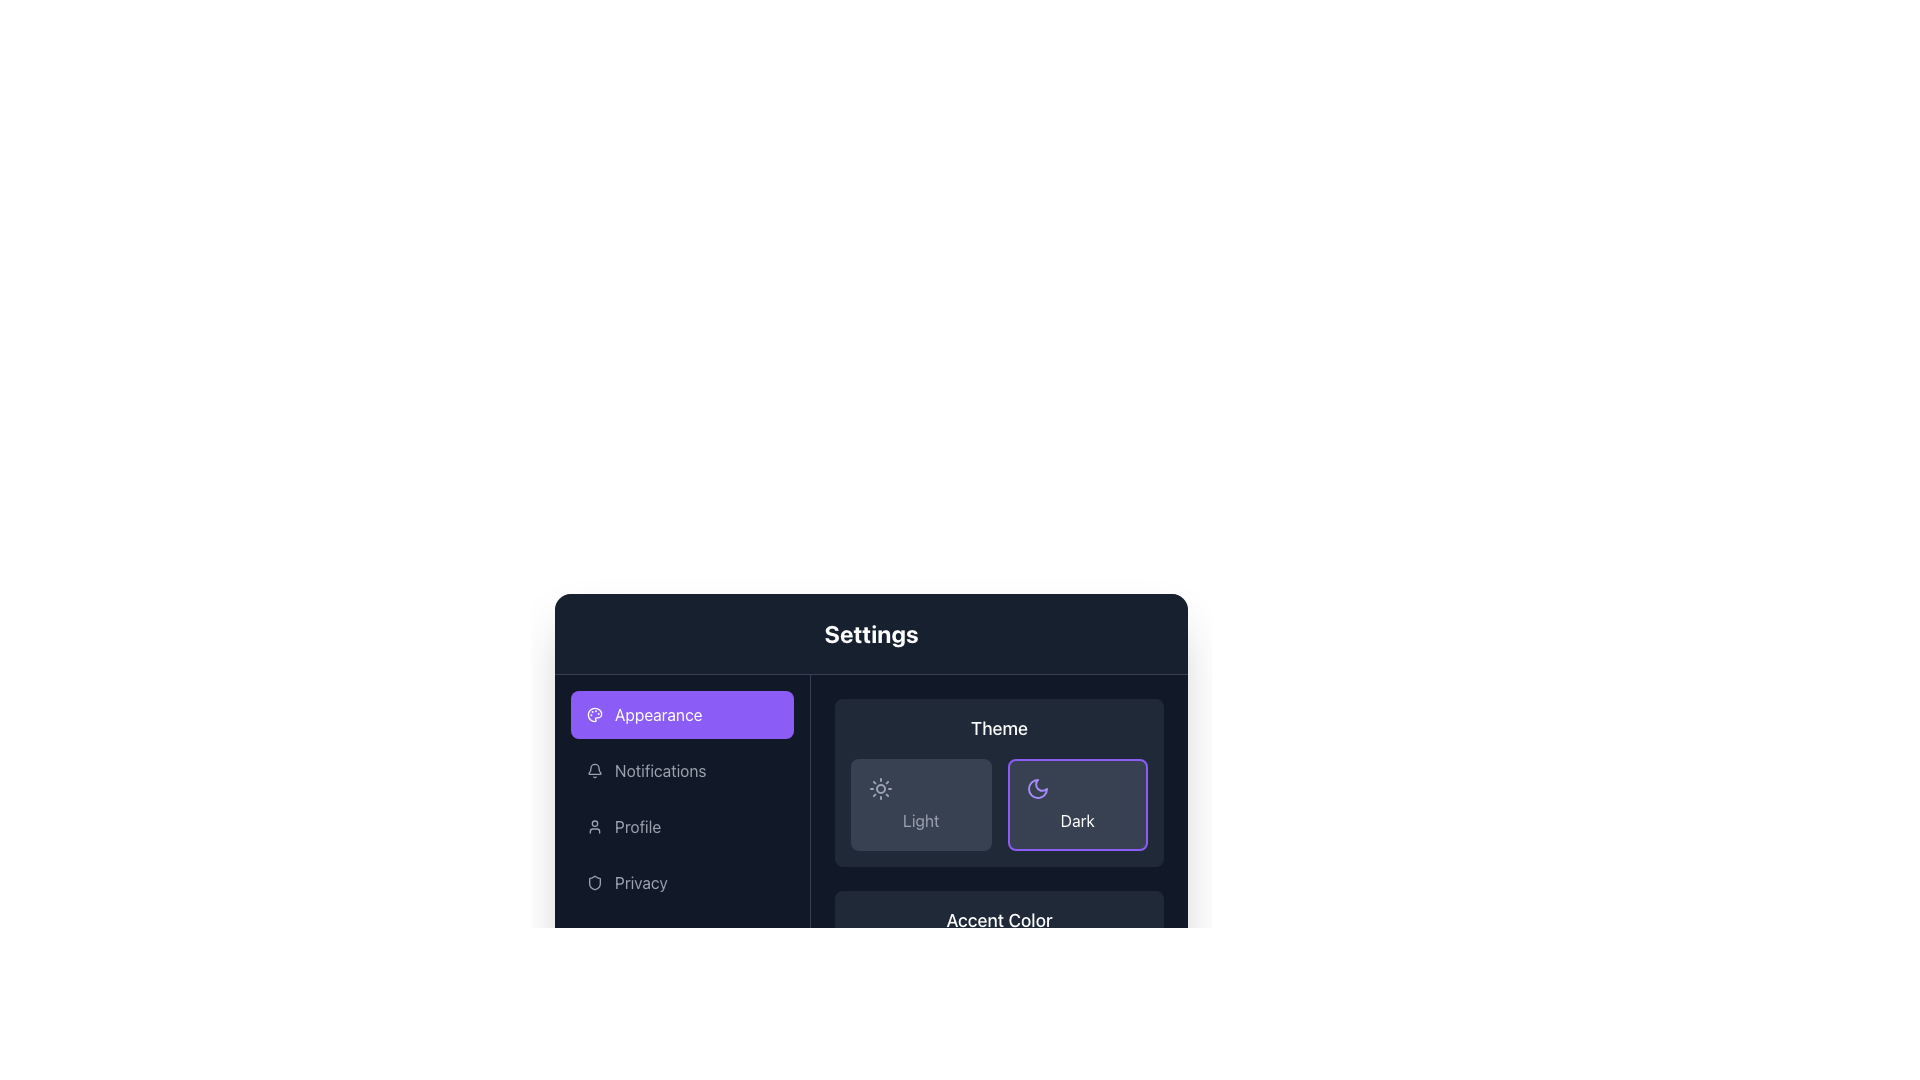 This screenshot has width=1920, height=1080. I want to click on the gray bell icon located before the 'Notifications' text in the vertical sidebar, so click(594, 770).